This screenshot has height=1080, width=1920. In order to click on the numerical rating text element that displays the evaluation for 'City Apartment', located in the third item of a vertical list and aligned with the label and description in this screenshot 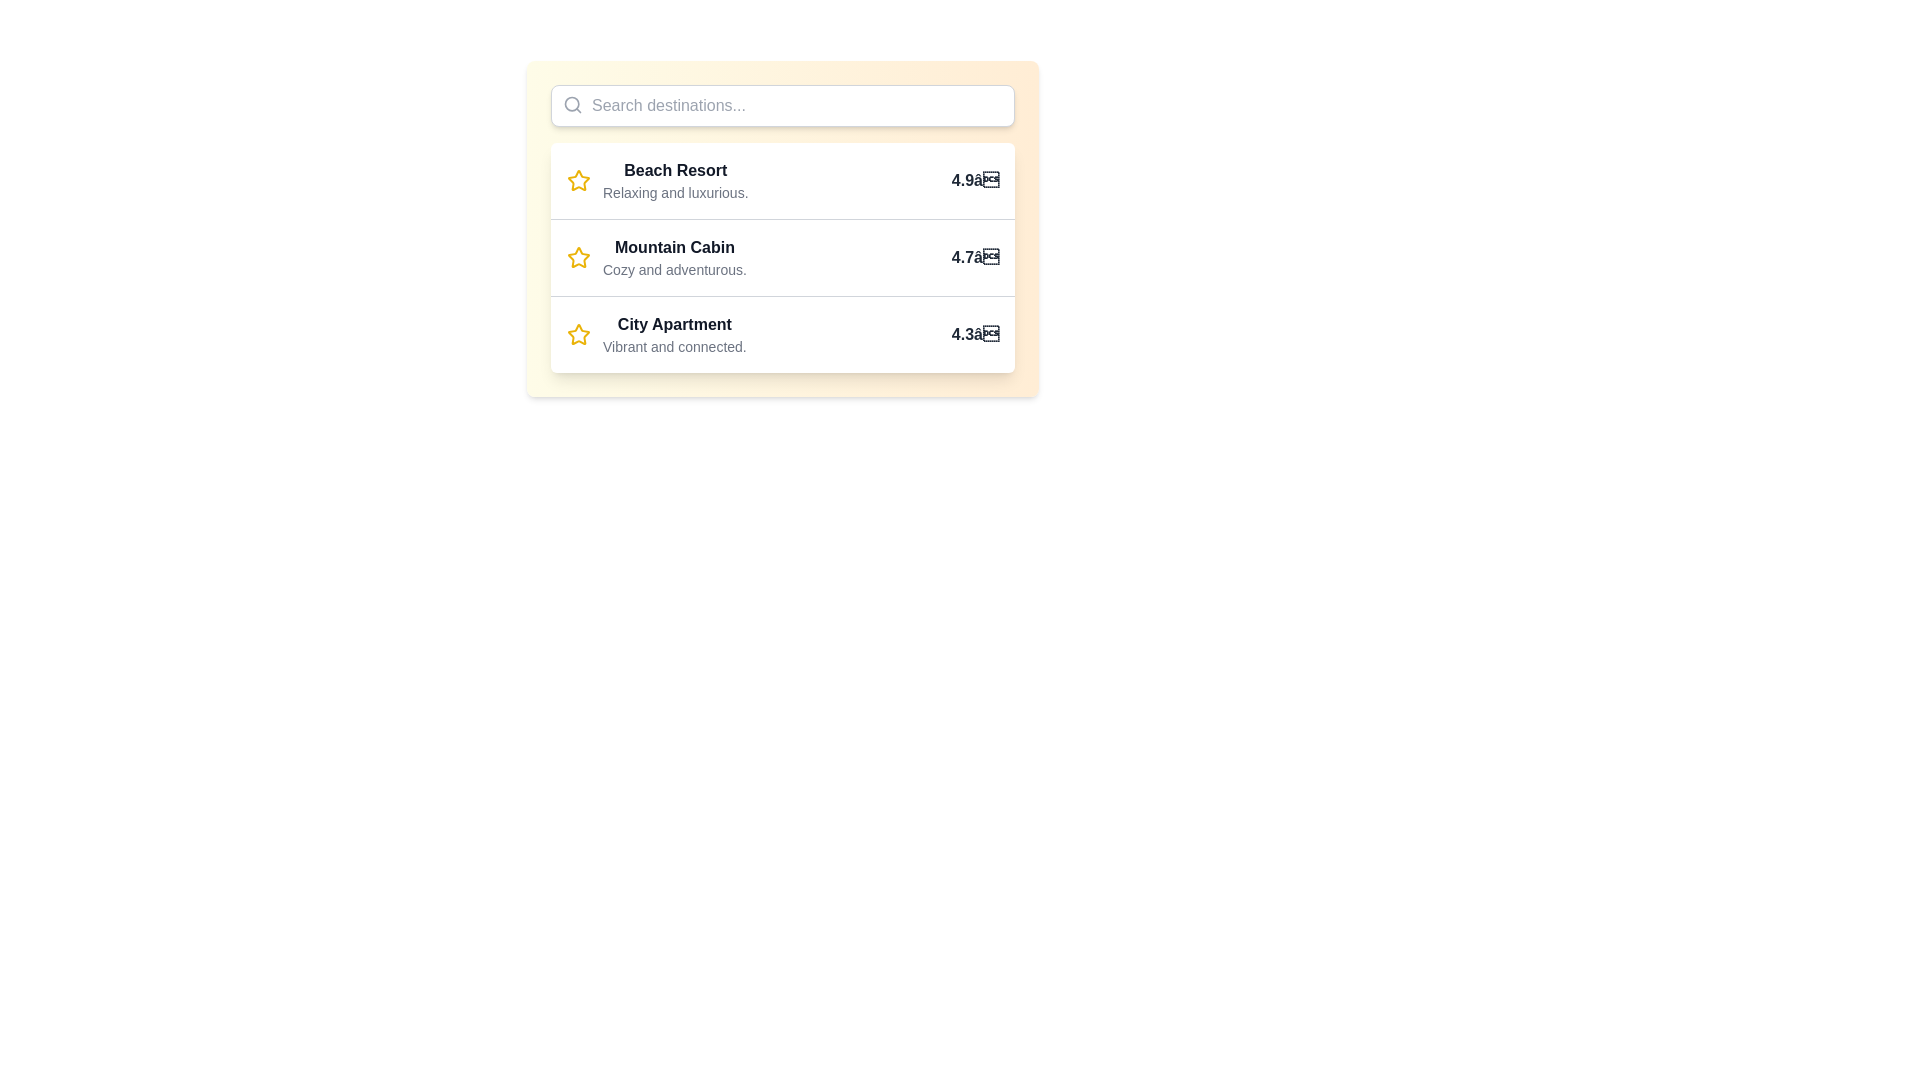, I will do `click(975, 334)`.